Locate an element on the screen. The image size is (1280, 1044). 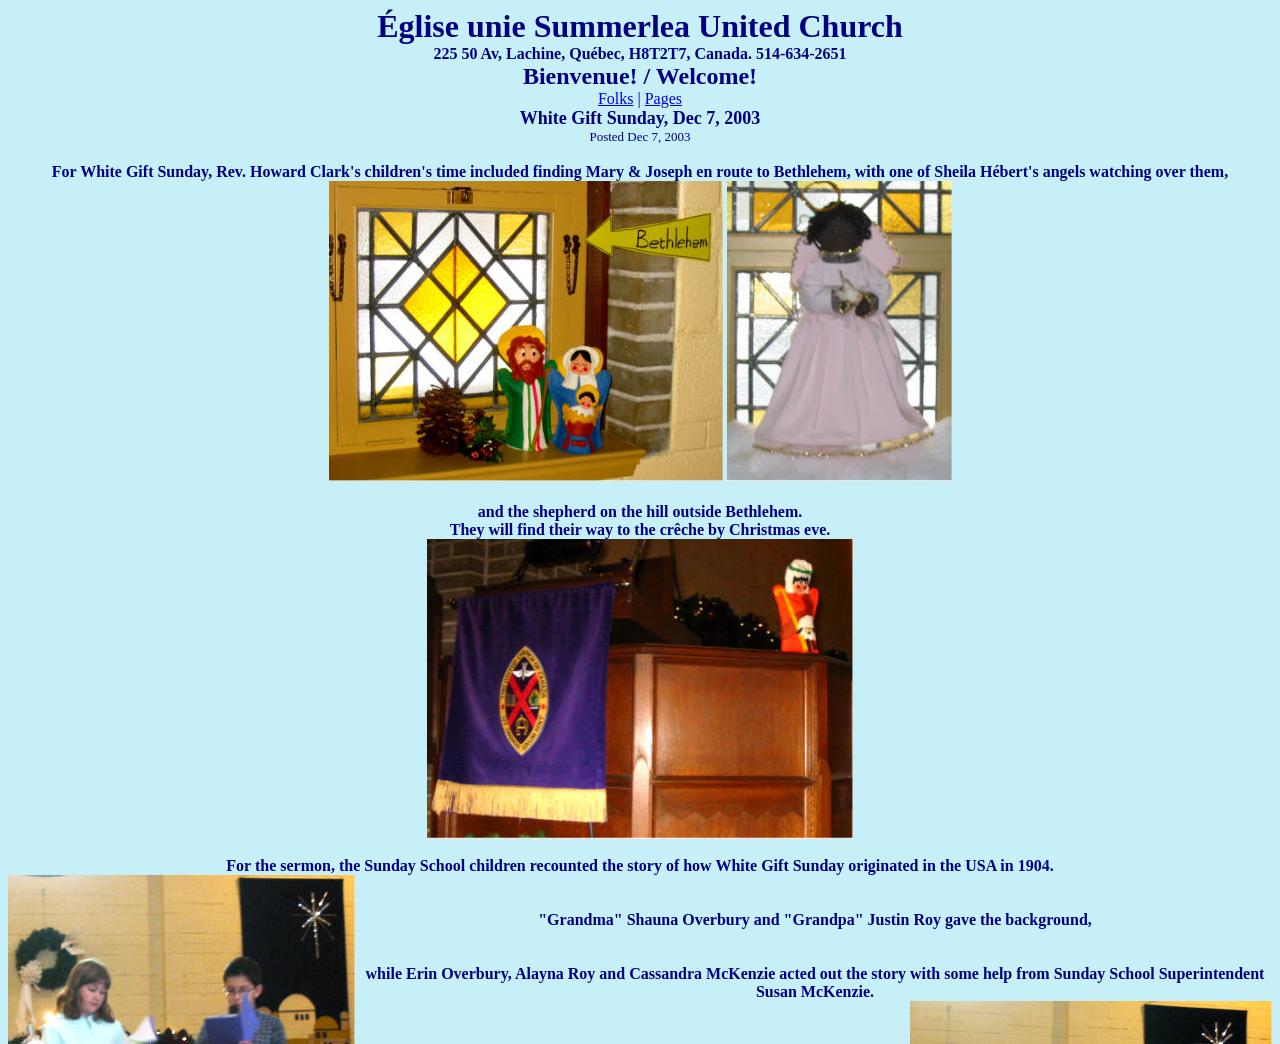
'Pages' is located at coordinates (663, 98).